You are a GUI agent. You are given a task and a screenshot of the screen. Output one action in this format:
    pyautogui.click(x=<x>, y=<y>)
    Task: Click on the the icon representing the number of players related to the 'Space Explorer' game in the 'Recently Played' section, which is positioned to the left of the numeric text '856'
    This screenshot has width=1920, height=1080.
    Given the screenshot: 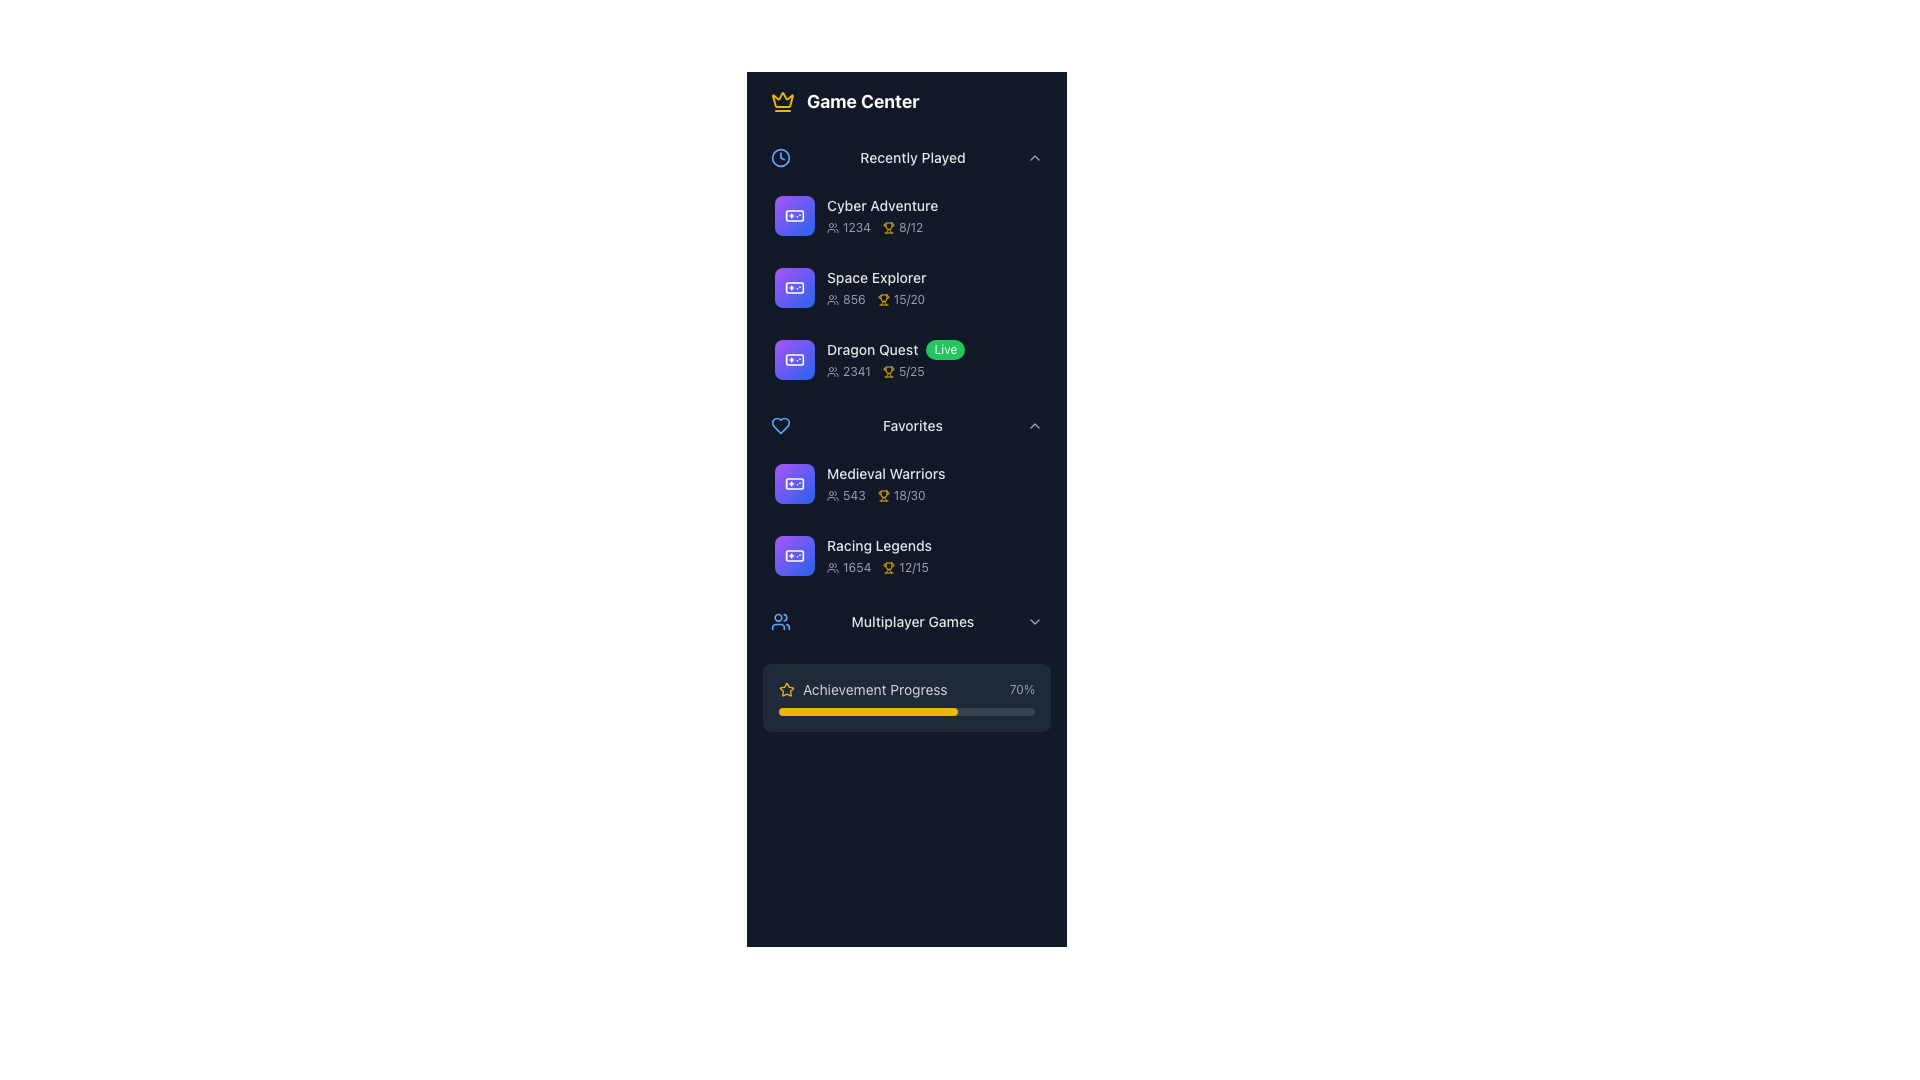 What is the action you would take?
    pyautogui.click(x=833, y=300)
    